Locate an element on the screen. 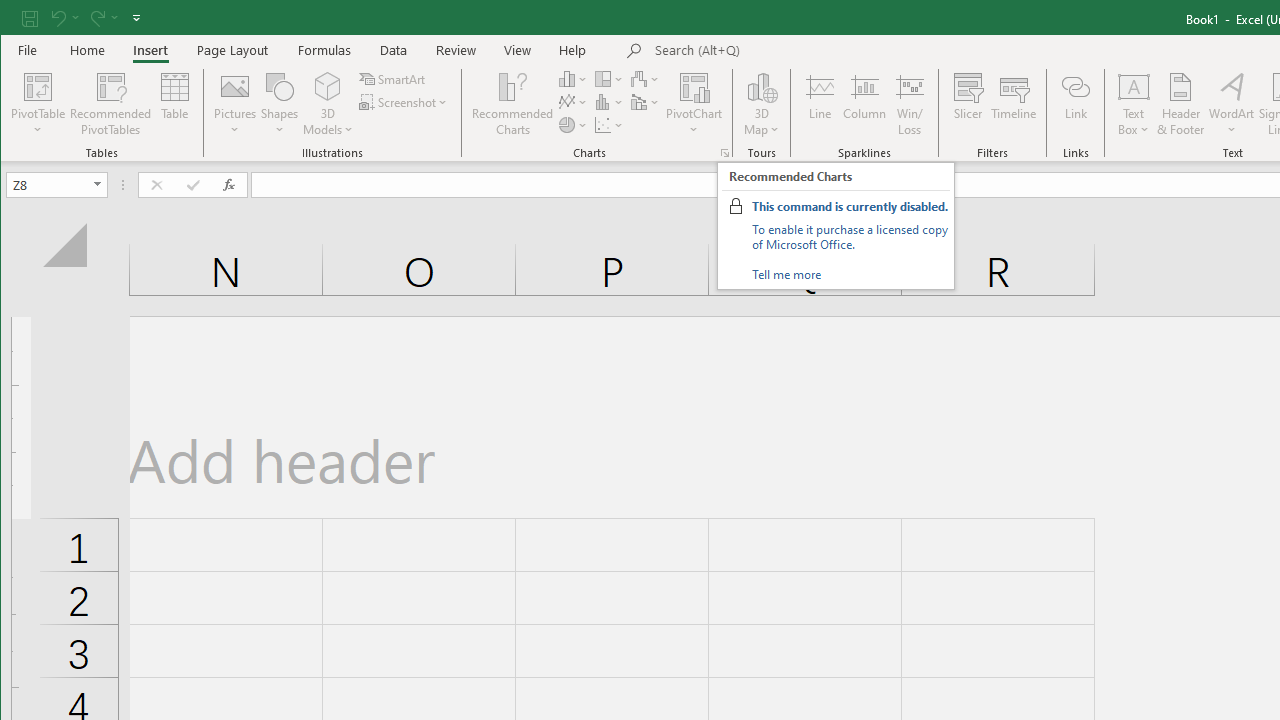  'This command is currently disabled.' is located at coordinates (849, 206).